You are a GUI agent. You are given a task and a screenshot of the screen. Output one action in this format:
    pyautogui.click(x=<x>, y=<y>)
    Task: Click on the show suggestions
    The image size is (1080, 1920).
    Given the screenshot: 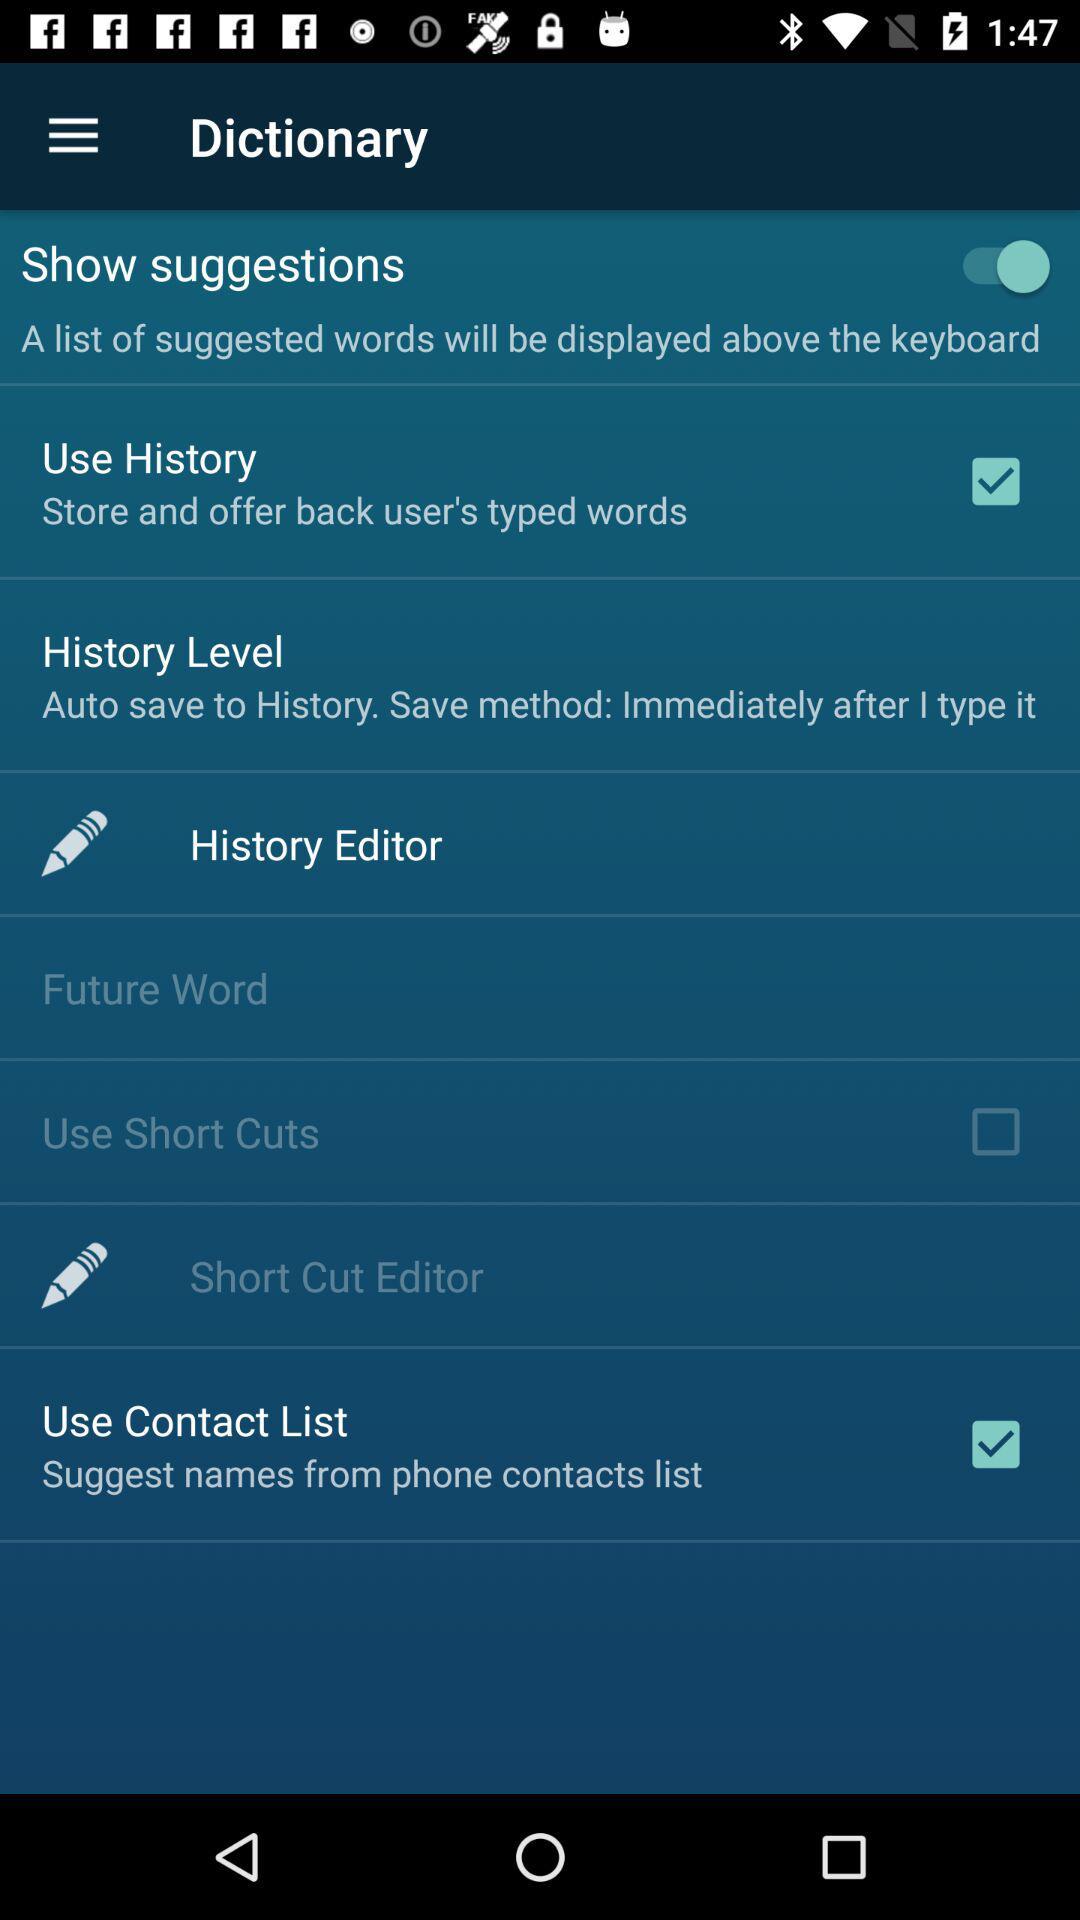 What is the action you would take?
    pyautogui.click(x=477, y=261)
    